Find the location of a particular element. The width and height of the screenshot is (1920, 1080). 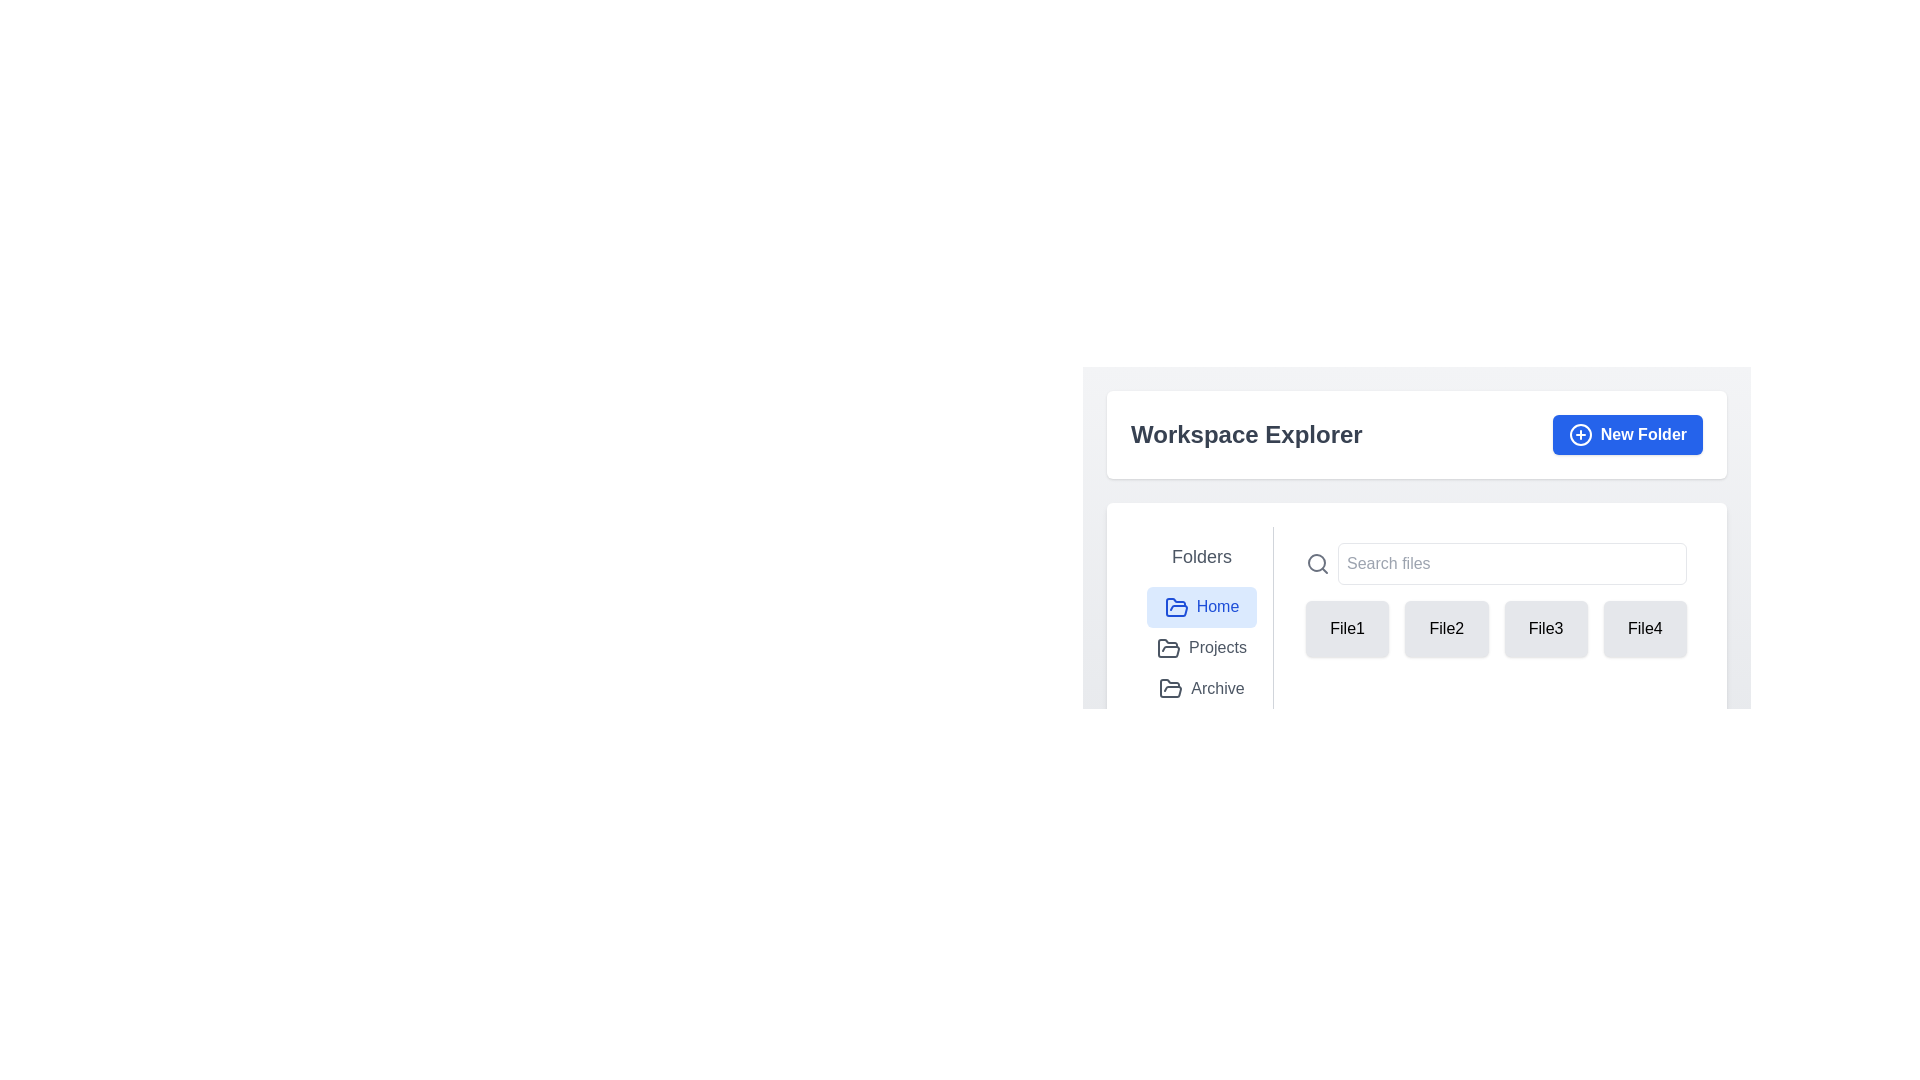

the Text label that categorizes the section for folder navigation or options, positioned at the top of the left navigation area is located at coordinates (1200, 556).